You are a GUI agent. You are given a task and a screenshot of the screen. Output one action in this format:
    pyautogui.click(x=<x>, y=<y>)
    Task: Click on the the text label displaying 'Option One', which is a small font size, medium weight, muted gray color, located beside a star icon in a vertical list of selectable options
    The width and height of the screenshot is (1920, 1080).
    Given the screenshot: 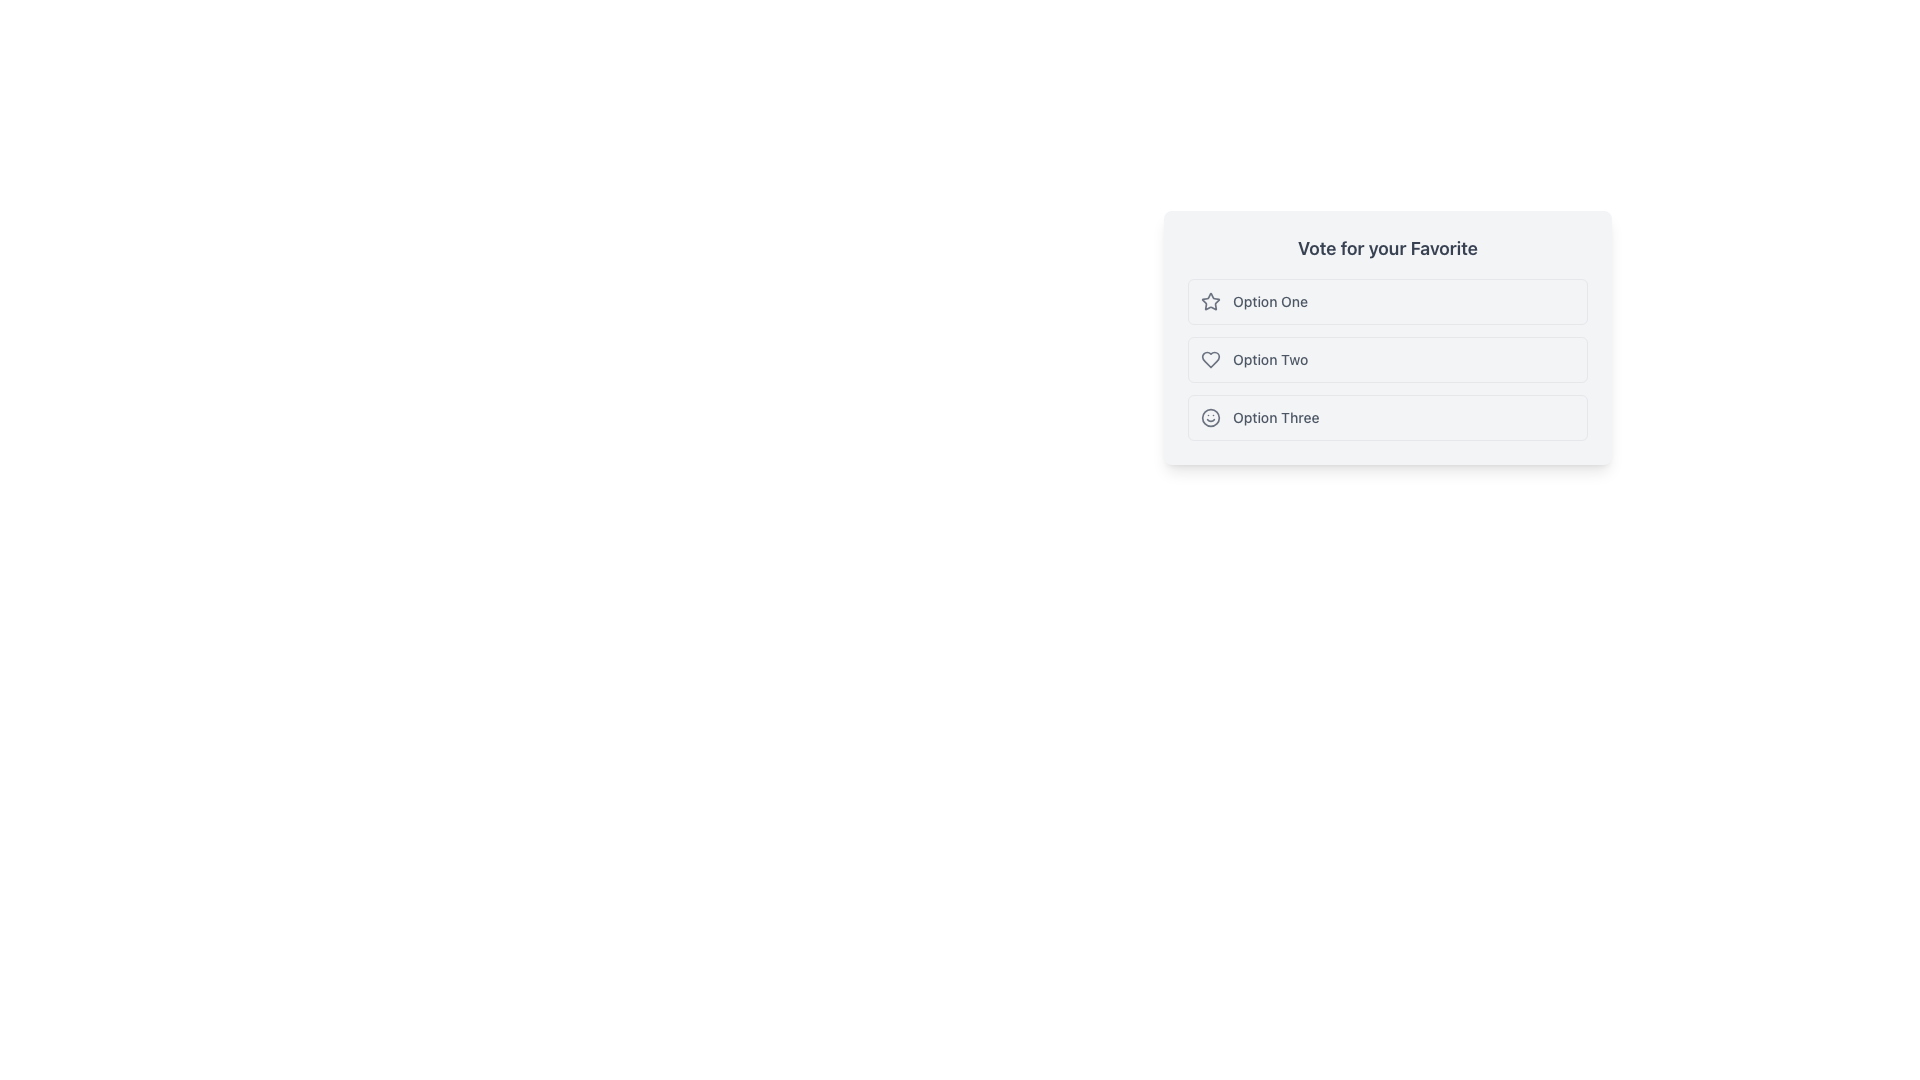 What is the action you would take?
    pyautogui.click(x=1269, y=301)
    